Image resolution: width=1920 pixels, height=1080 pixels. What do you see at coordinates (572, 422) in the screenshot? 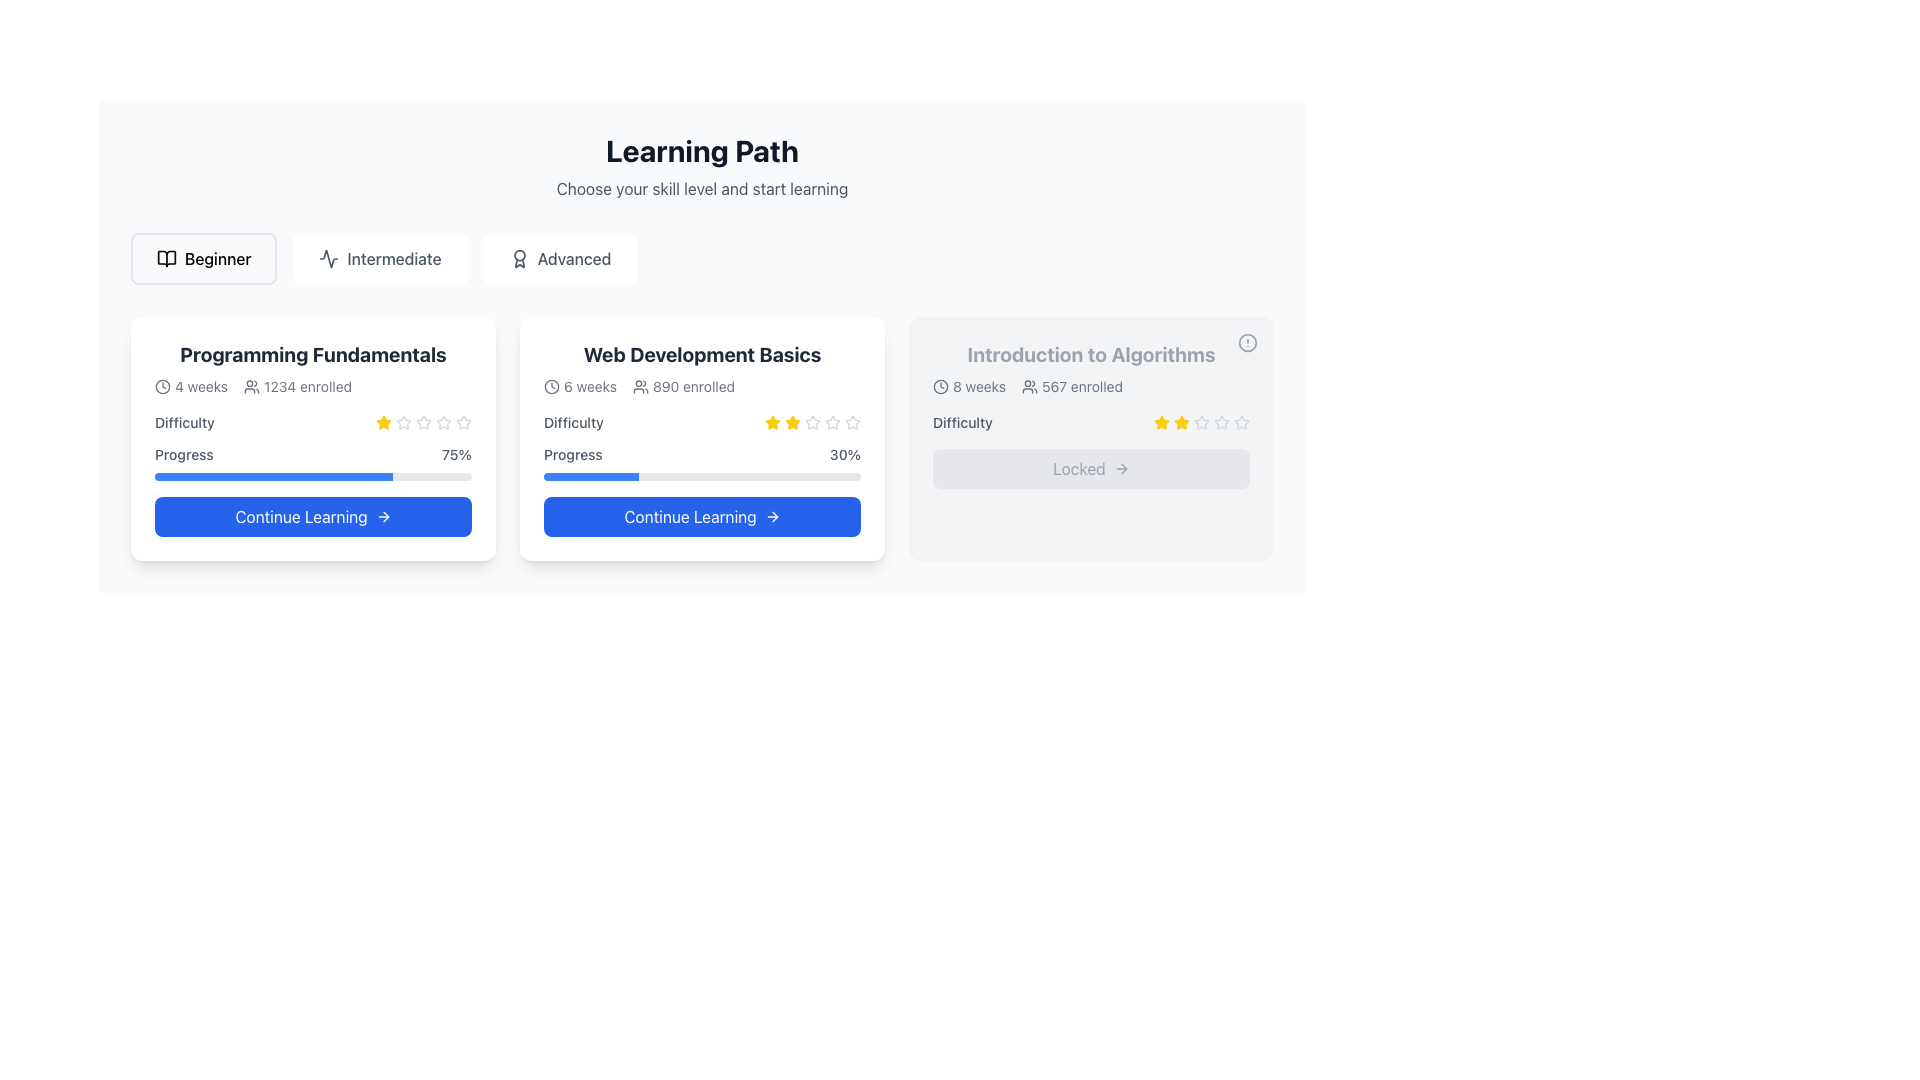
I see `the text label indicating the purpose of the associated star rating component located within the second card under the title 'Web Development Basics', above the progress bar and button, and preceding a series of star rating icons` at bounding box center [572, 422].